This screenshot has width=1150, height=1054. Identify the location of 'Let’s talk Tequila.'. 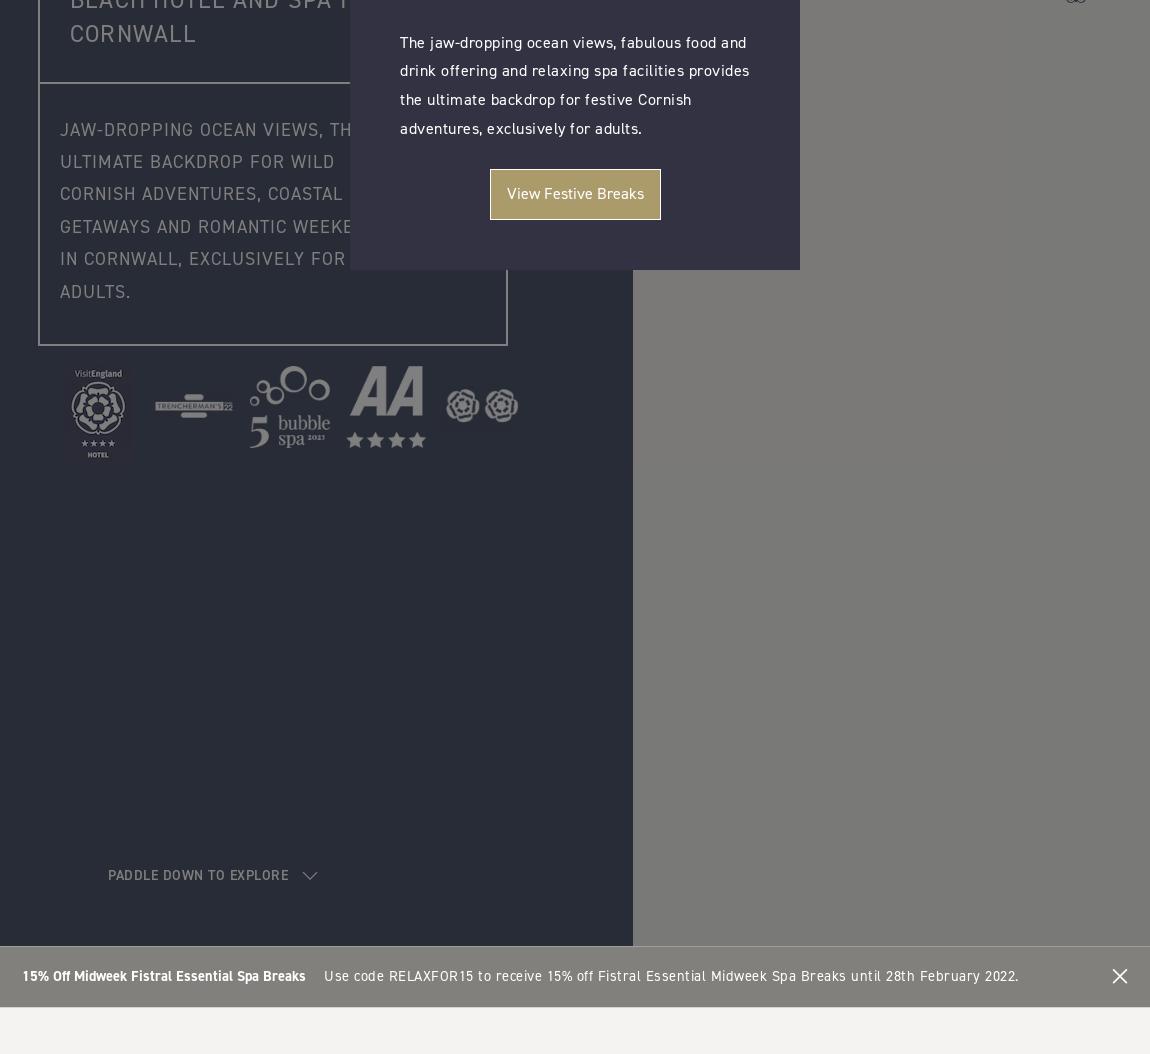
(484, 108).